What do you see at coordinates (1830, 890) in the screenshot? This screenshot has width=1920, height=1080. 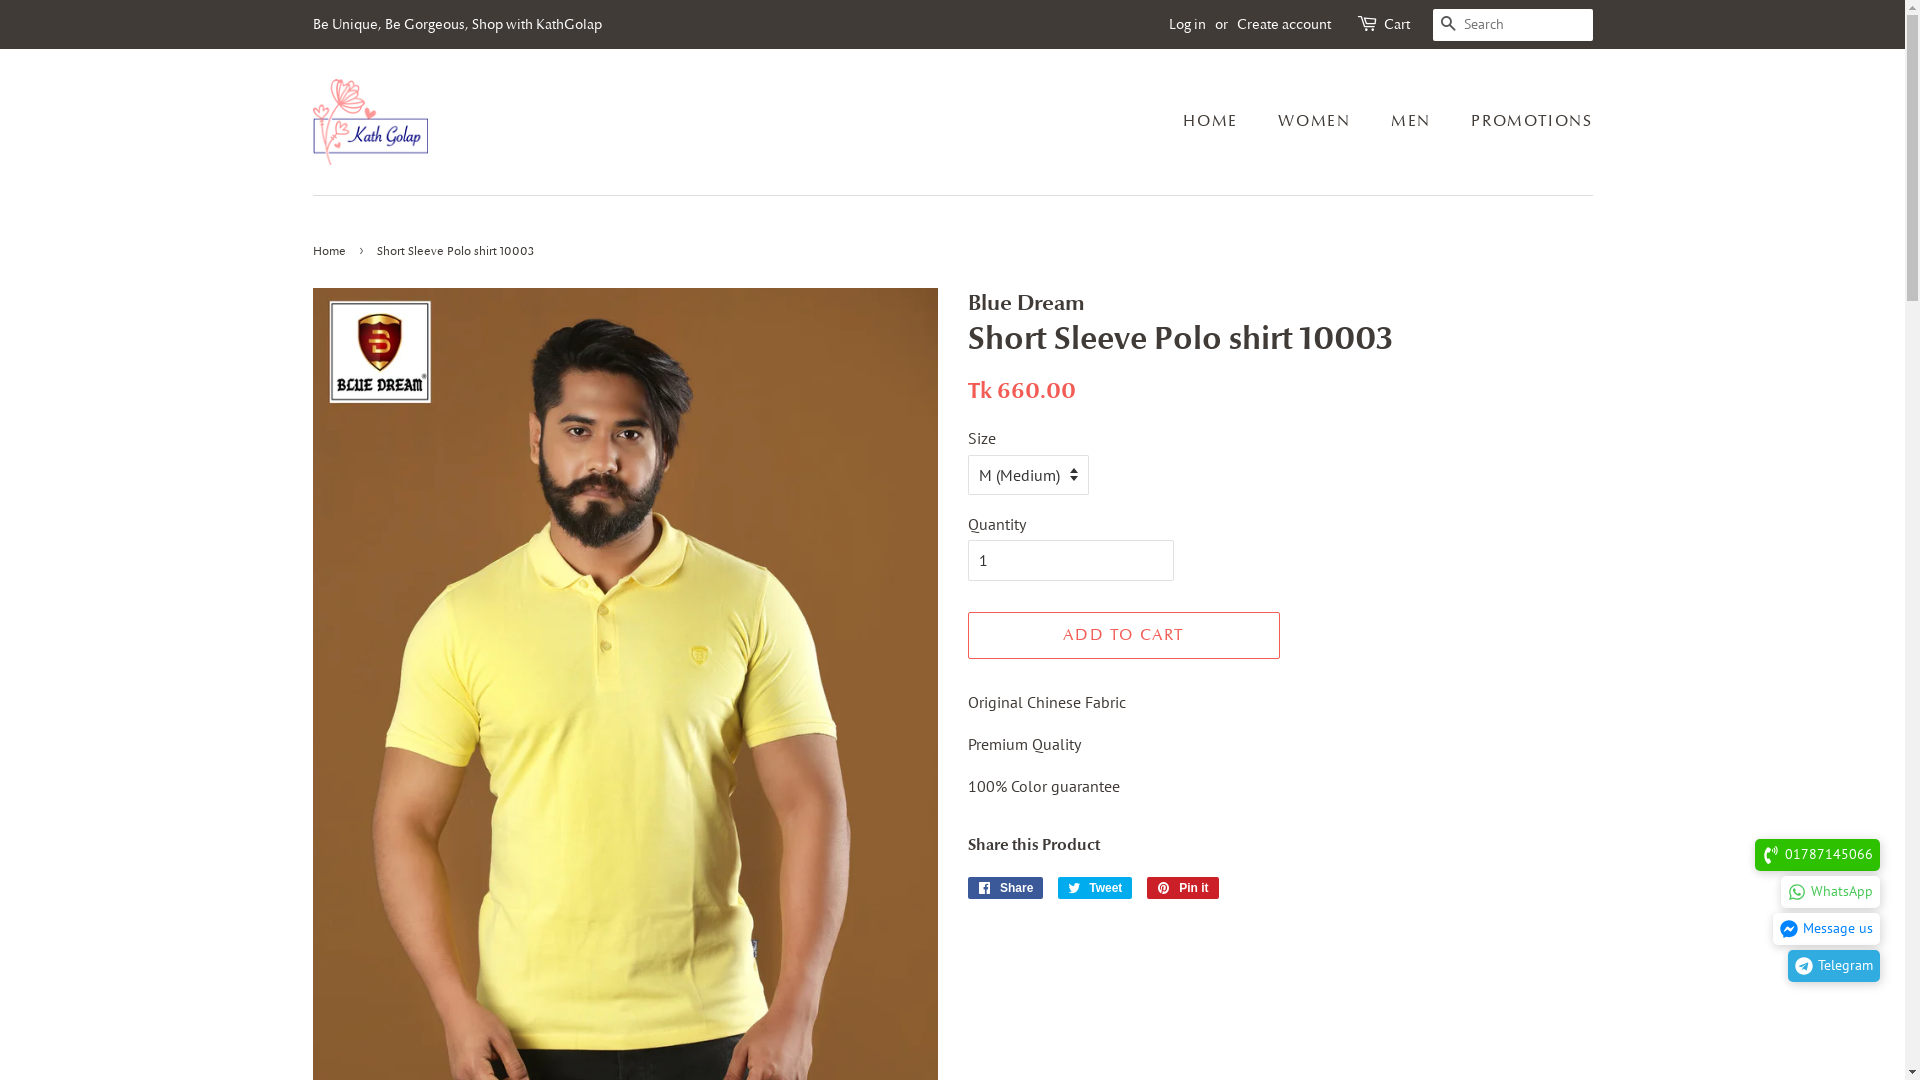 I see `'WhatsApp'` at bounding box center [1830, 890].